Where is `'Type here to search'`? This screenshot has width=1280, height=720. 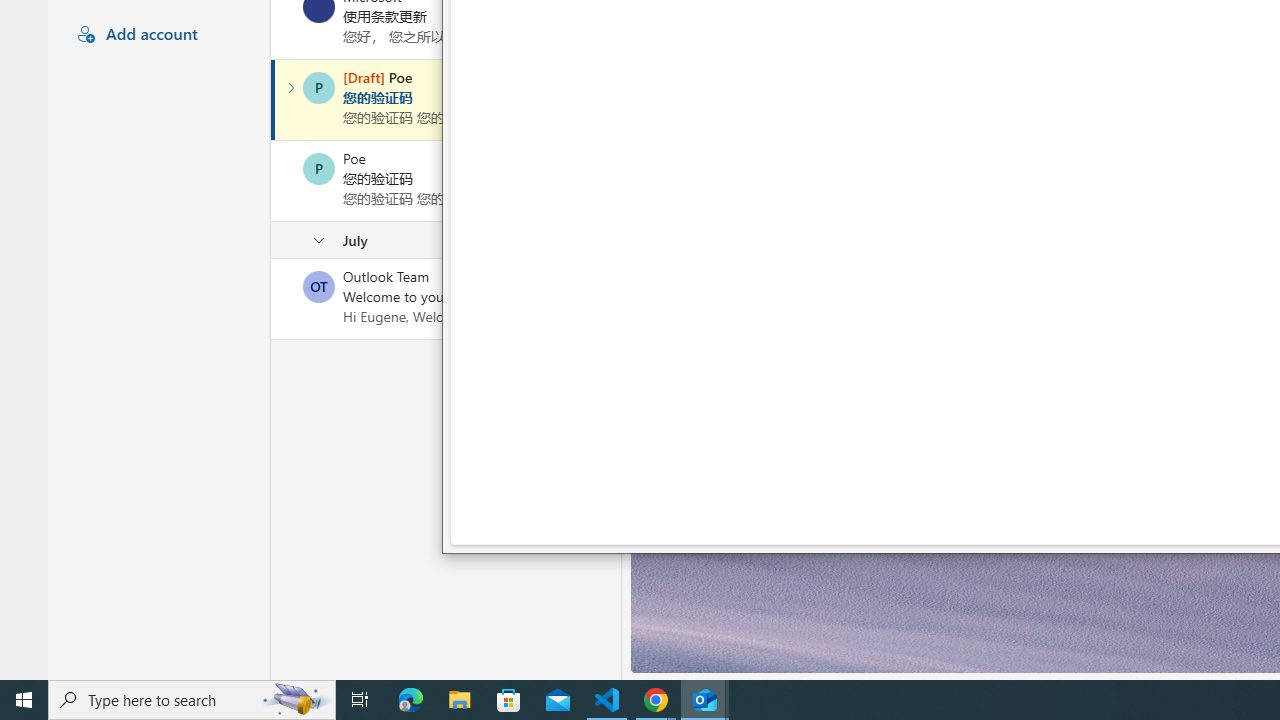
'Type here to search' is located at coordinates (192, 698).